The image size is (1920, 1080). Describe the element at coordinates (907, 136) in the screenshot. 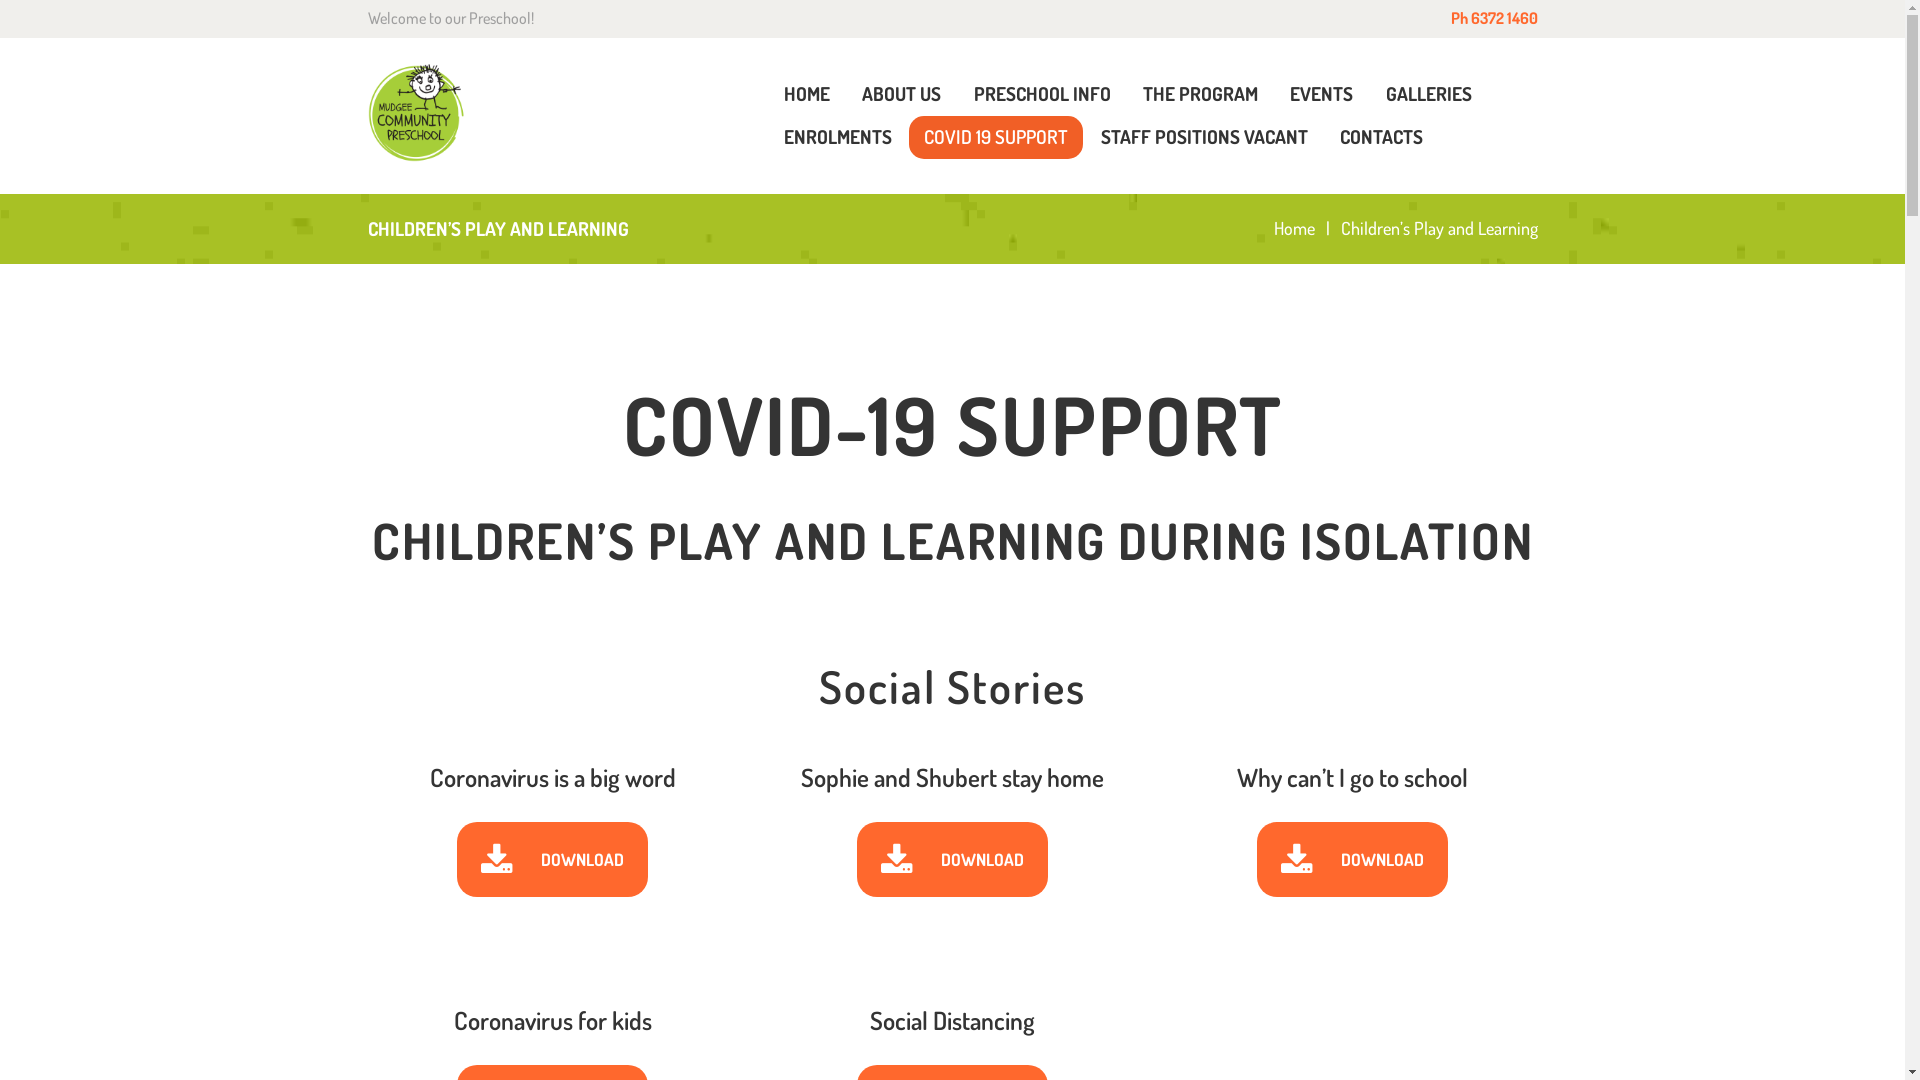

I see `'COVID 19 SUPPORT'` at that location.